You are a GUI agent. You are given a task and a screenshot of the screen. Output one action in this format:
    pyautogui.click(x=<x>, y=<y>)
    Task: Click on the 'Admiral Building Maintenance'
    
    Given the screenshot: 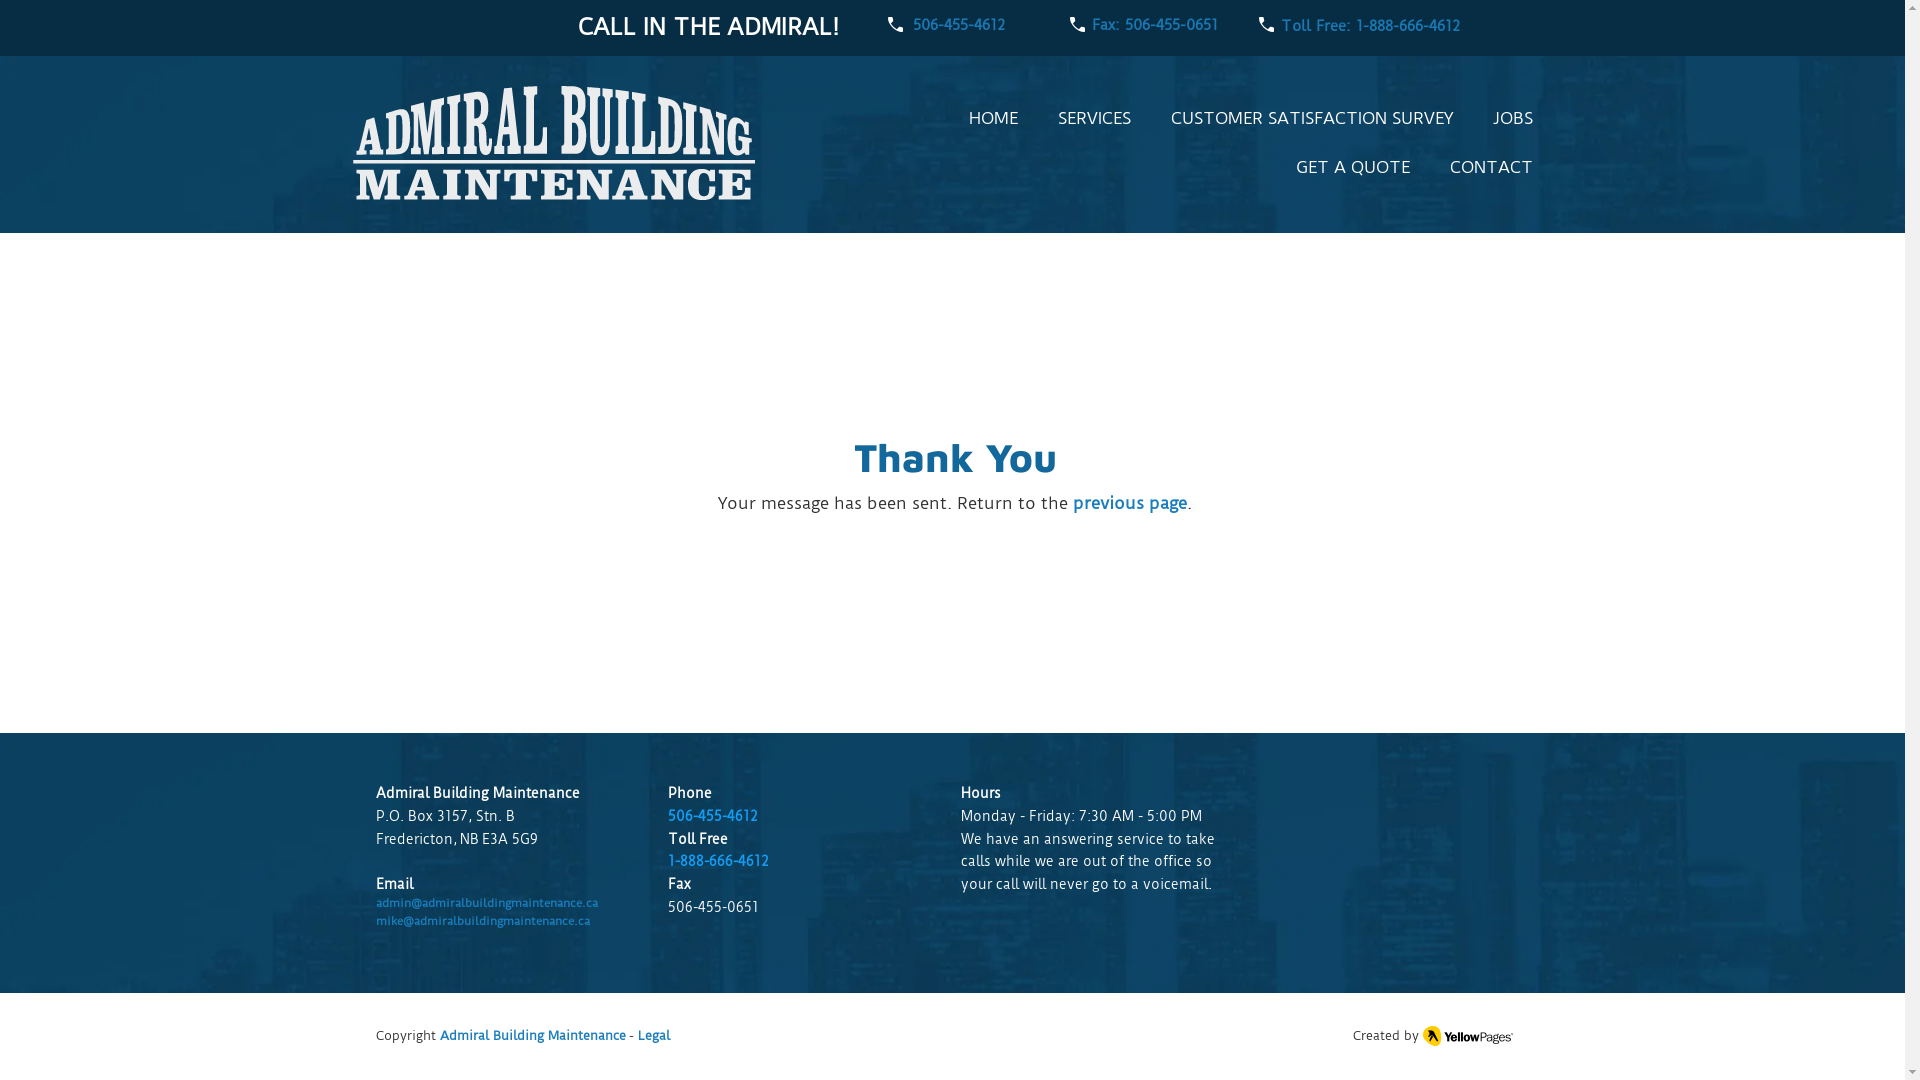 What is the action you would take?
    pyautogui.click(x=532, y=1035)
    